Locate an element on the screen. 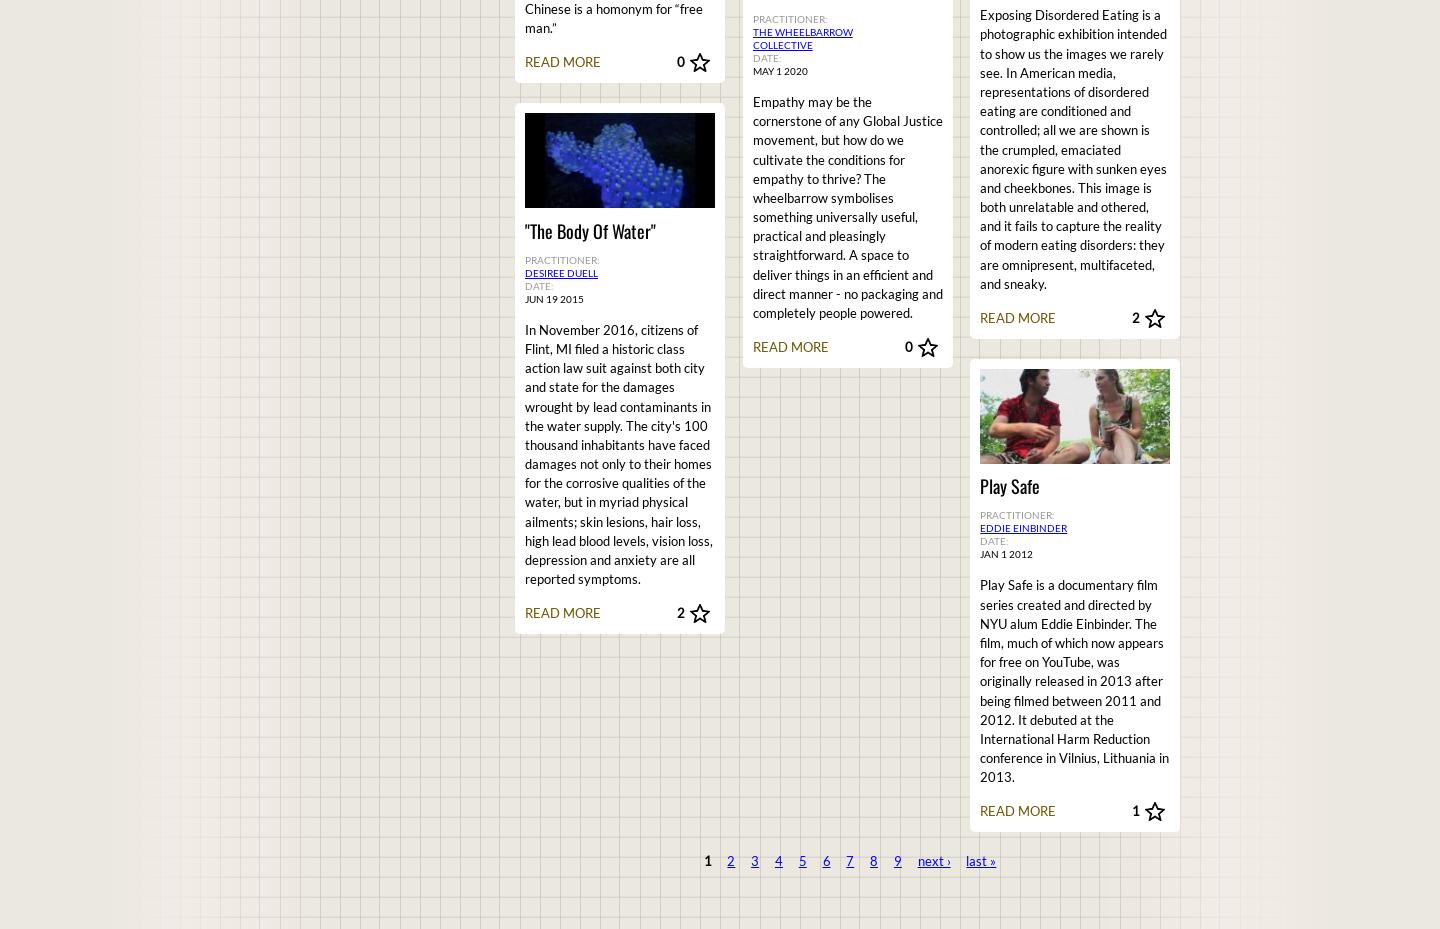 Image resolution: width=1440 pixels, height=929 pixels. '8' is located at coordinates (872, 860).